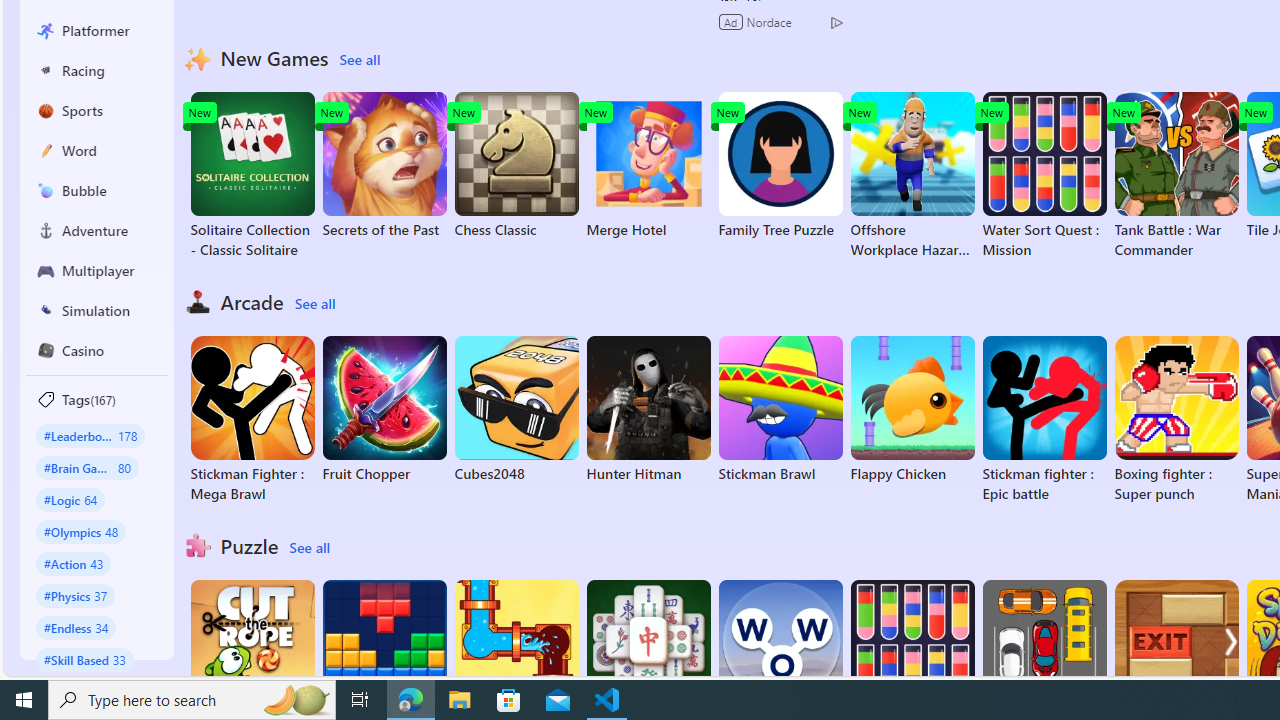 The image size is (1280, 720). I want to click on '#Physics 37', so click(76, 594).